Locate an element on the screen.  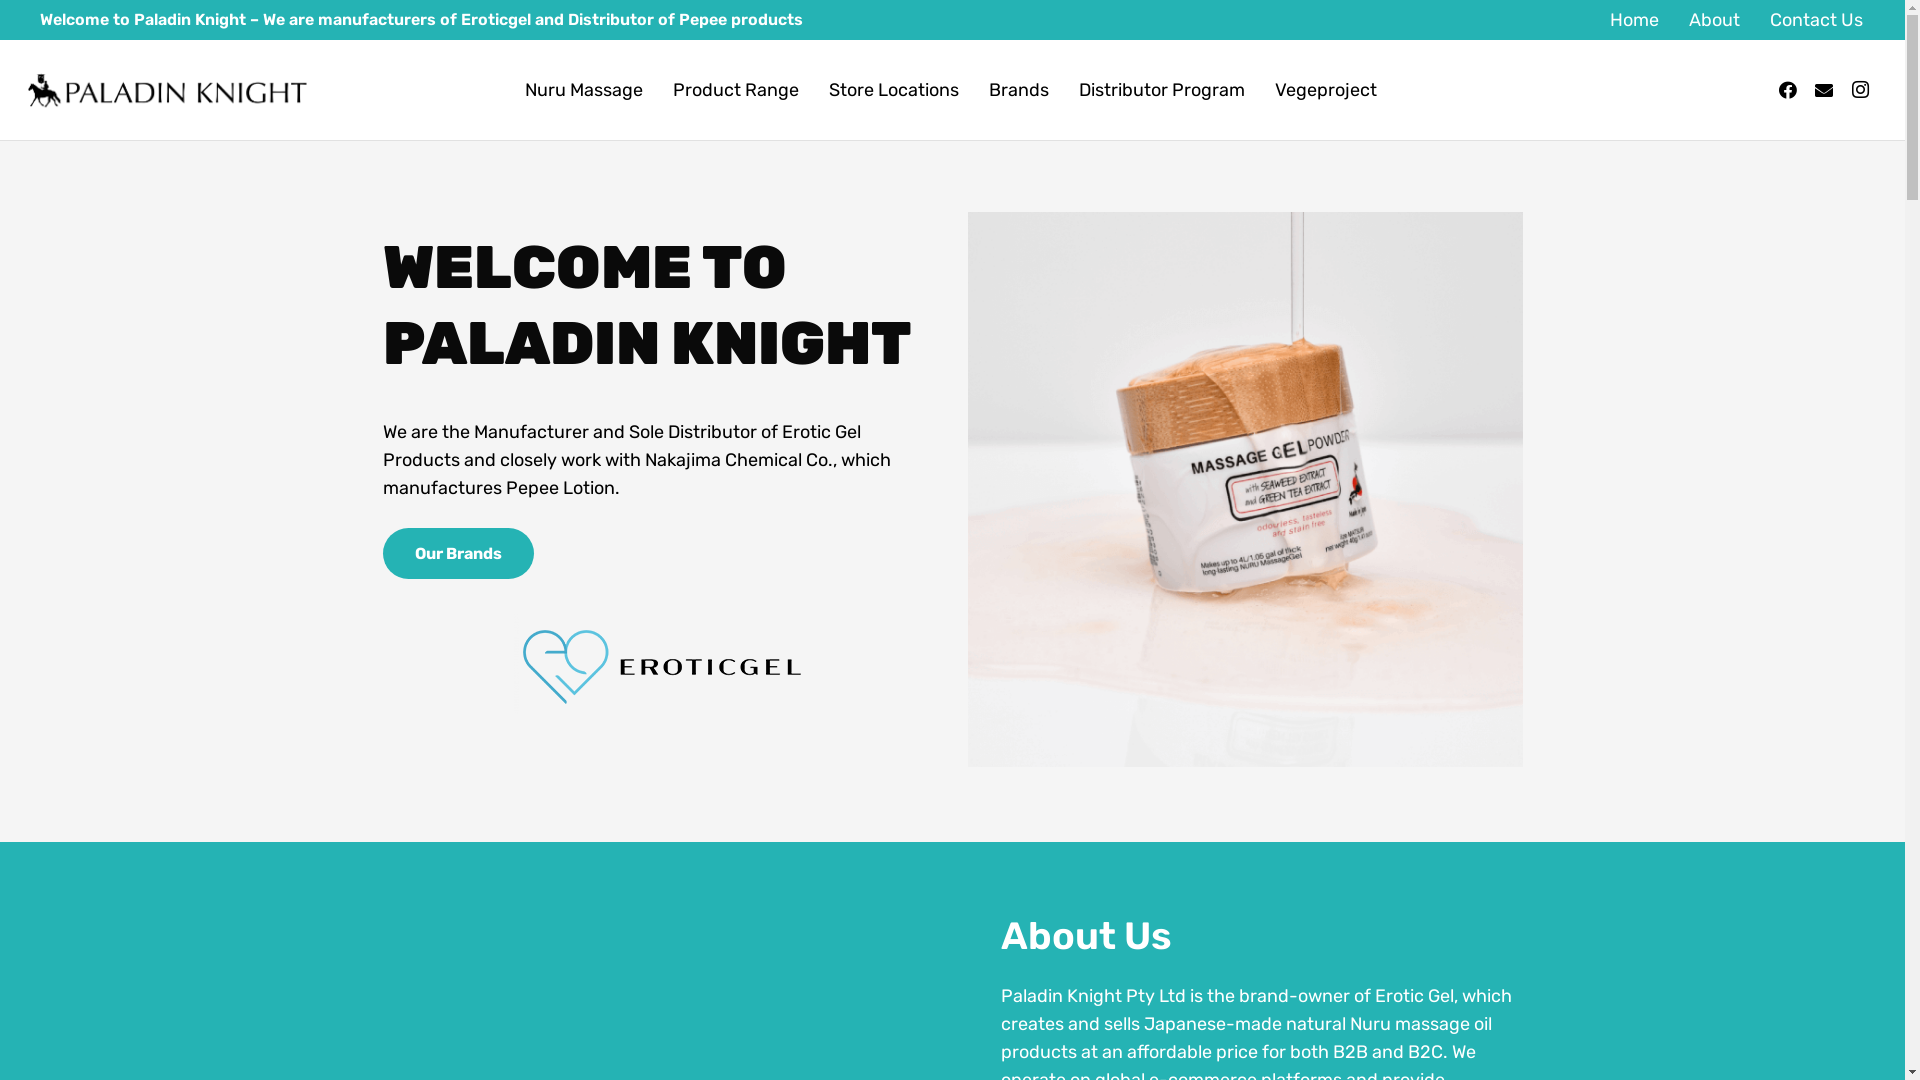
'Our Brands' is located at coordinates (456, 553).